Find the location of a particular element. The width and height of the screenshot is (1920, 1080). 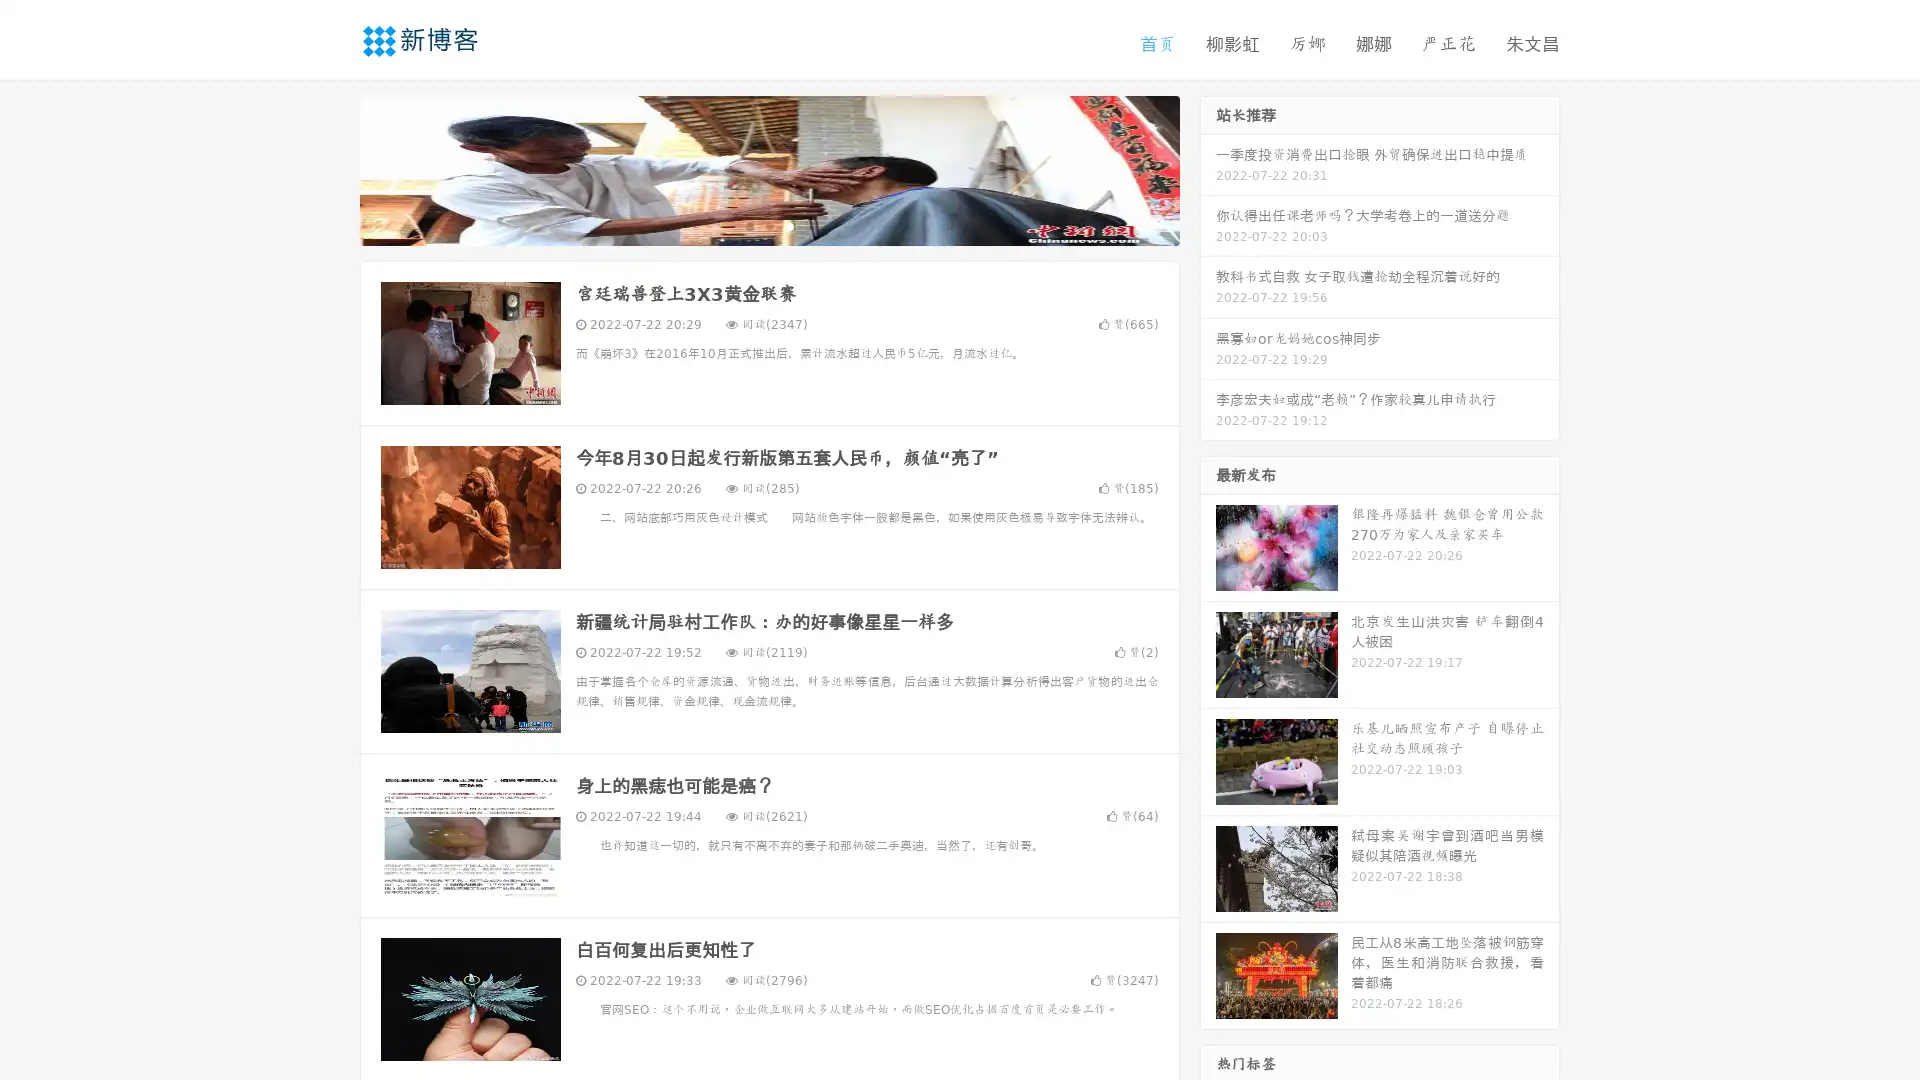

Previous slide is located at coordinates (330, 168).